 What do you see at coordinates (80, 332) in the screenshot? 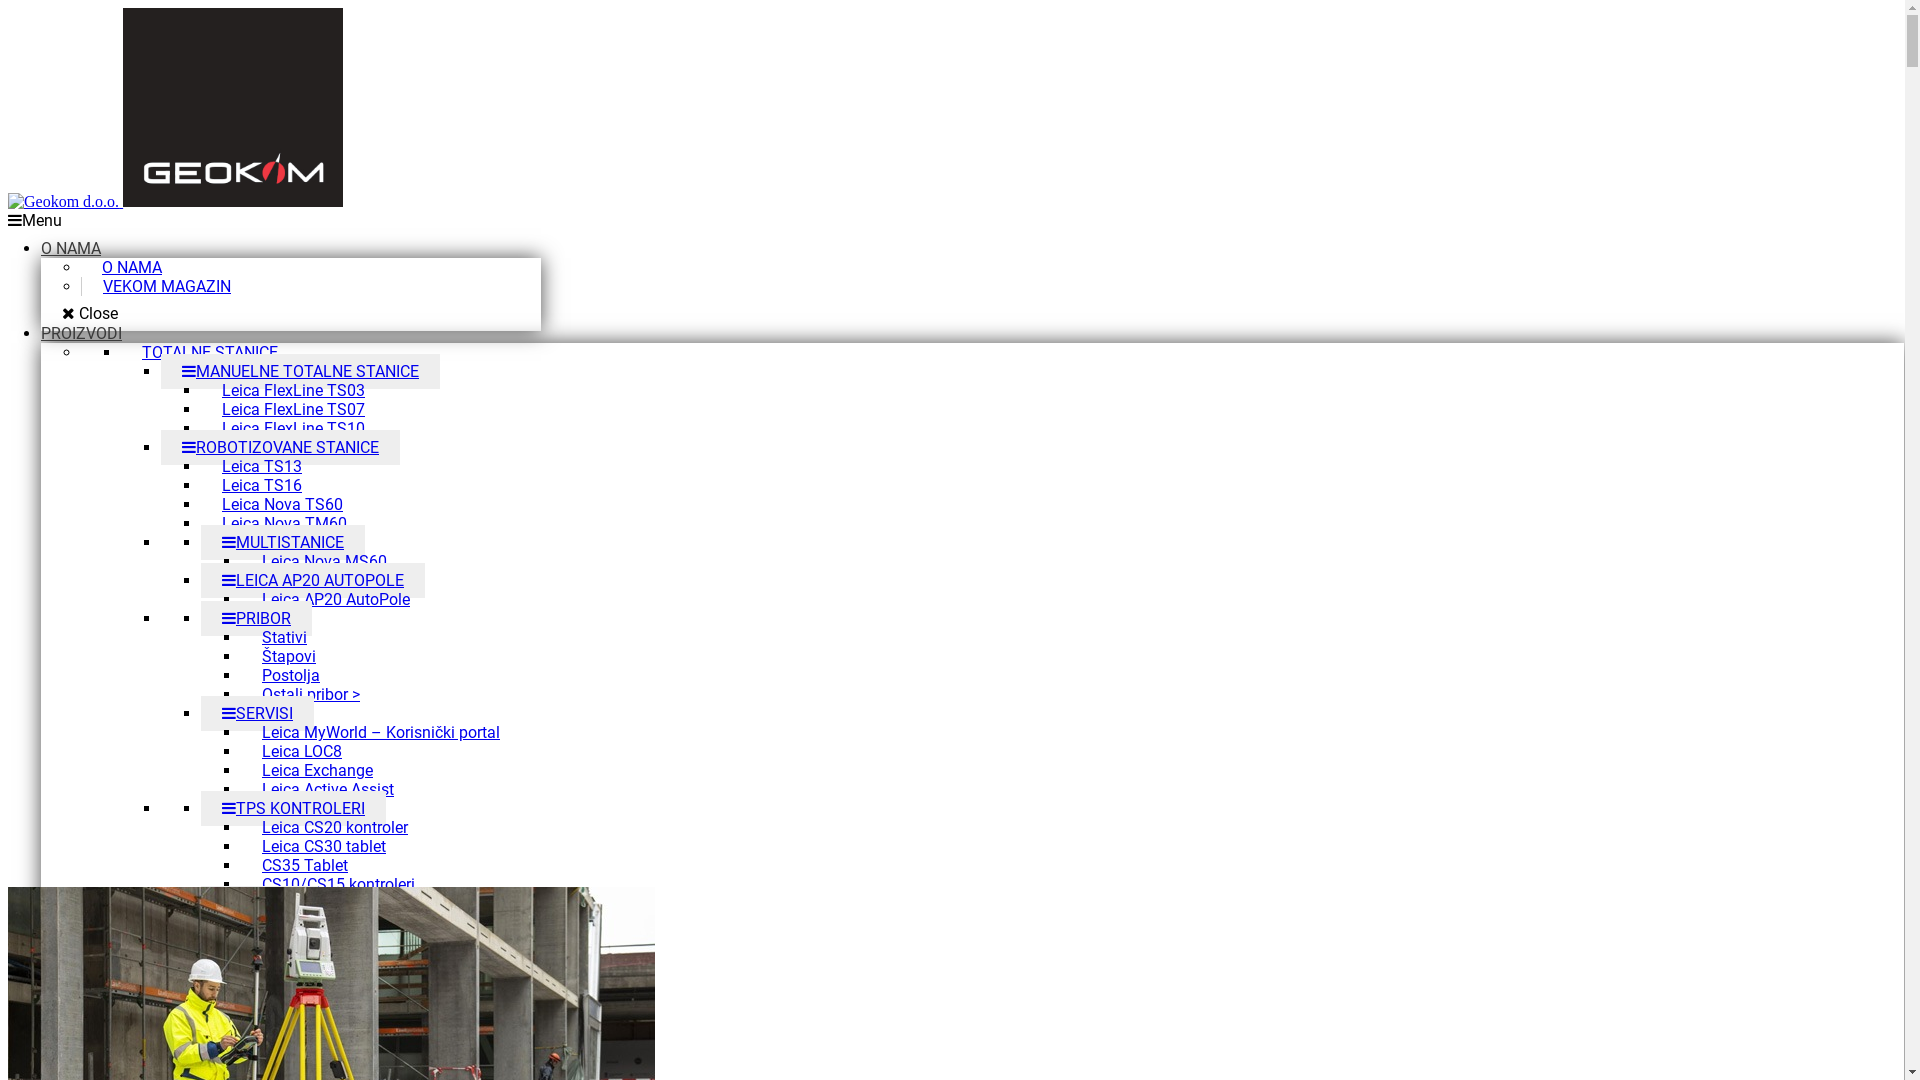
I see `'PROIZVODI'` at bounding box center [80, 332].